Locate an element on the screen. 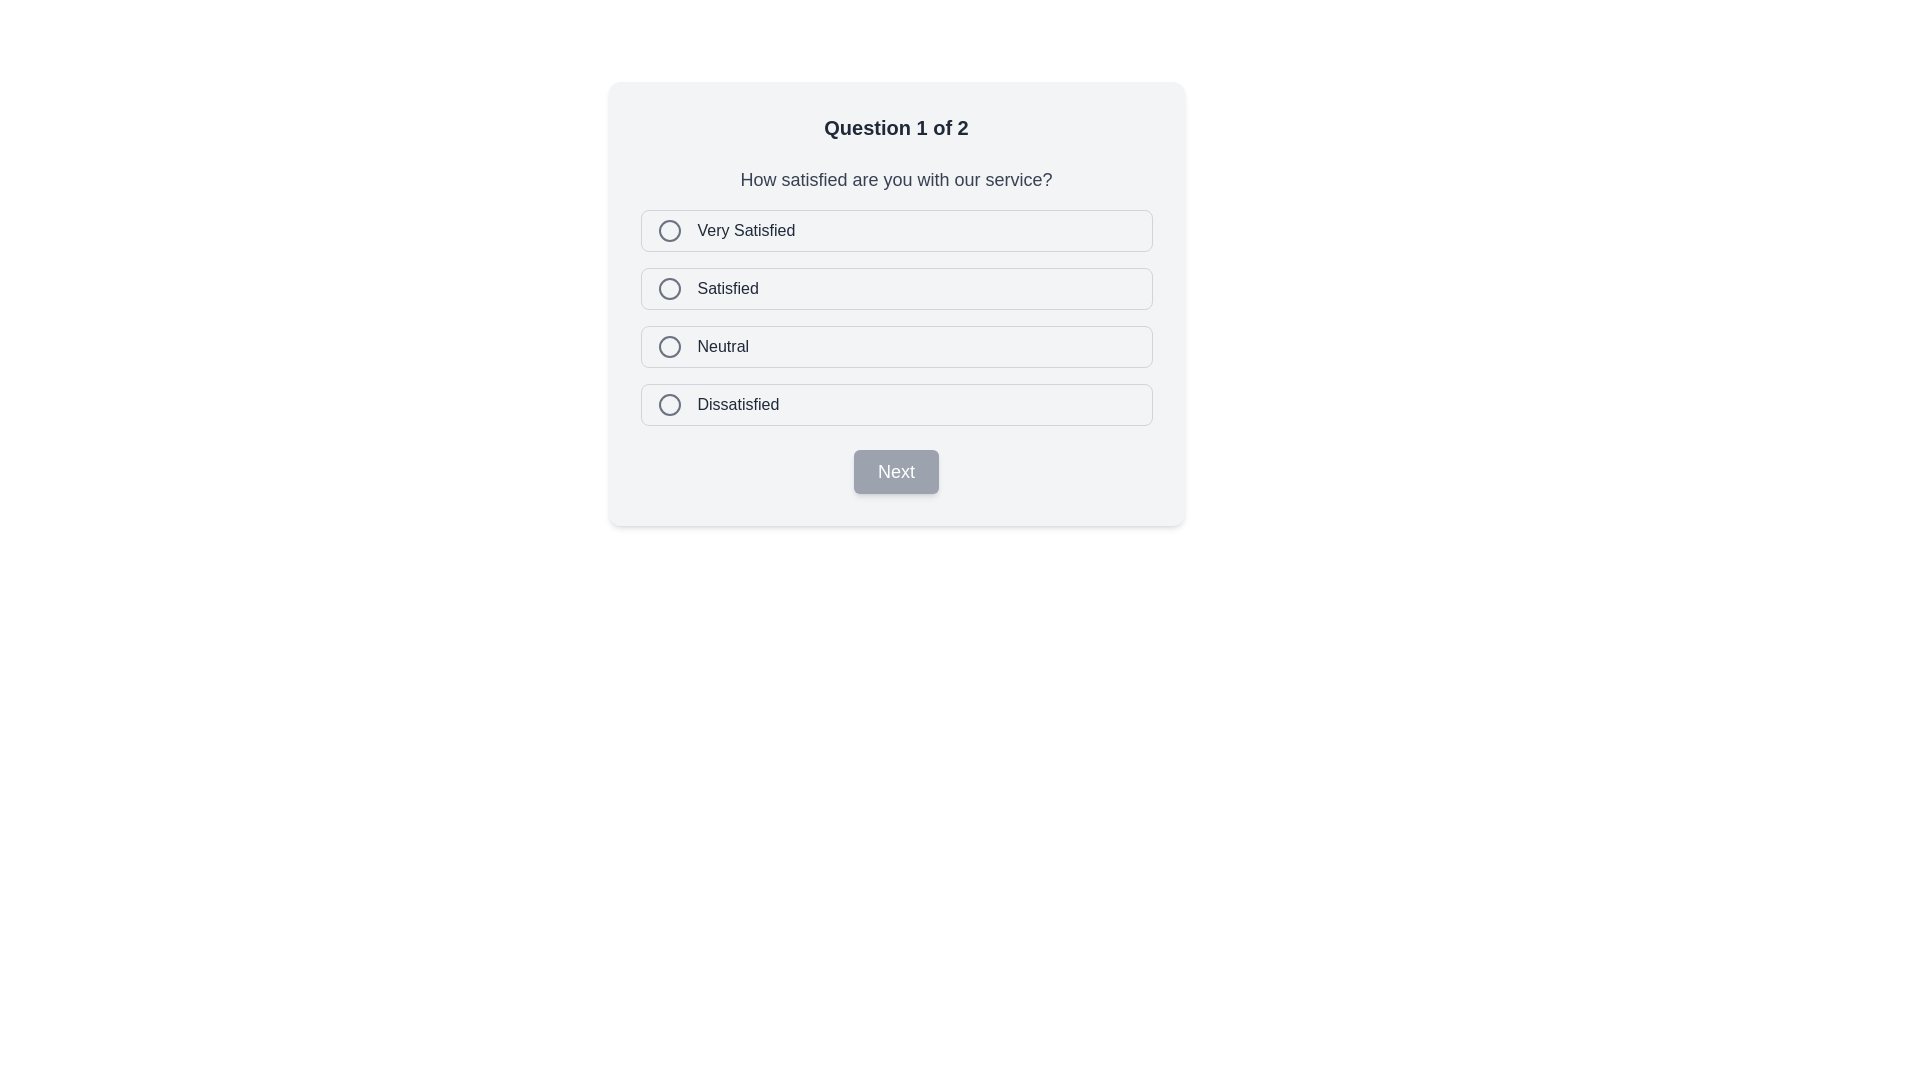  to select the 'Satisfied' option in the radio button group for the satisfaction survey, which is the second option in the list is located at coordinates (895, 304).